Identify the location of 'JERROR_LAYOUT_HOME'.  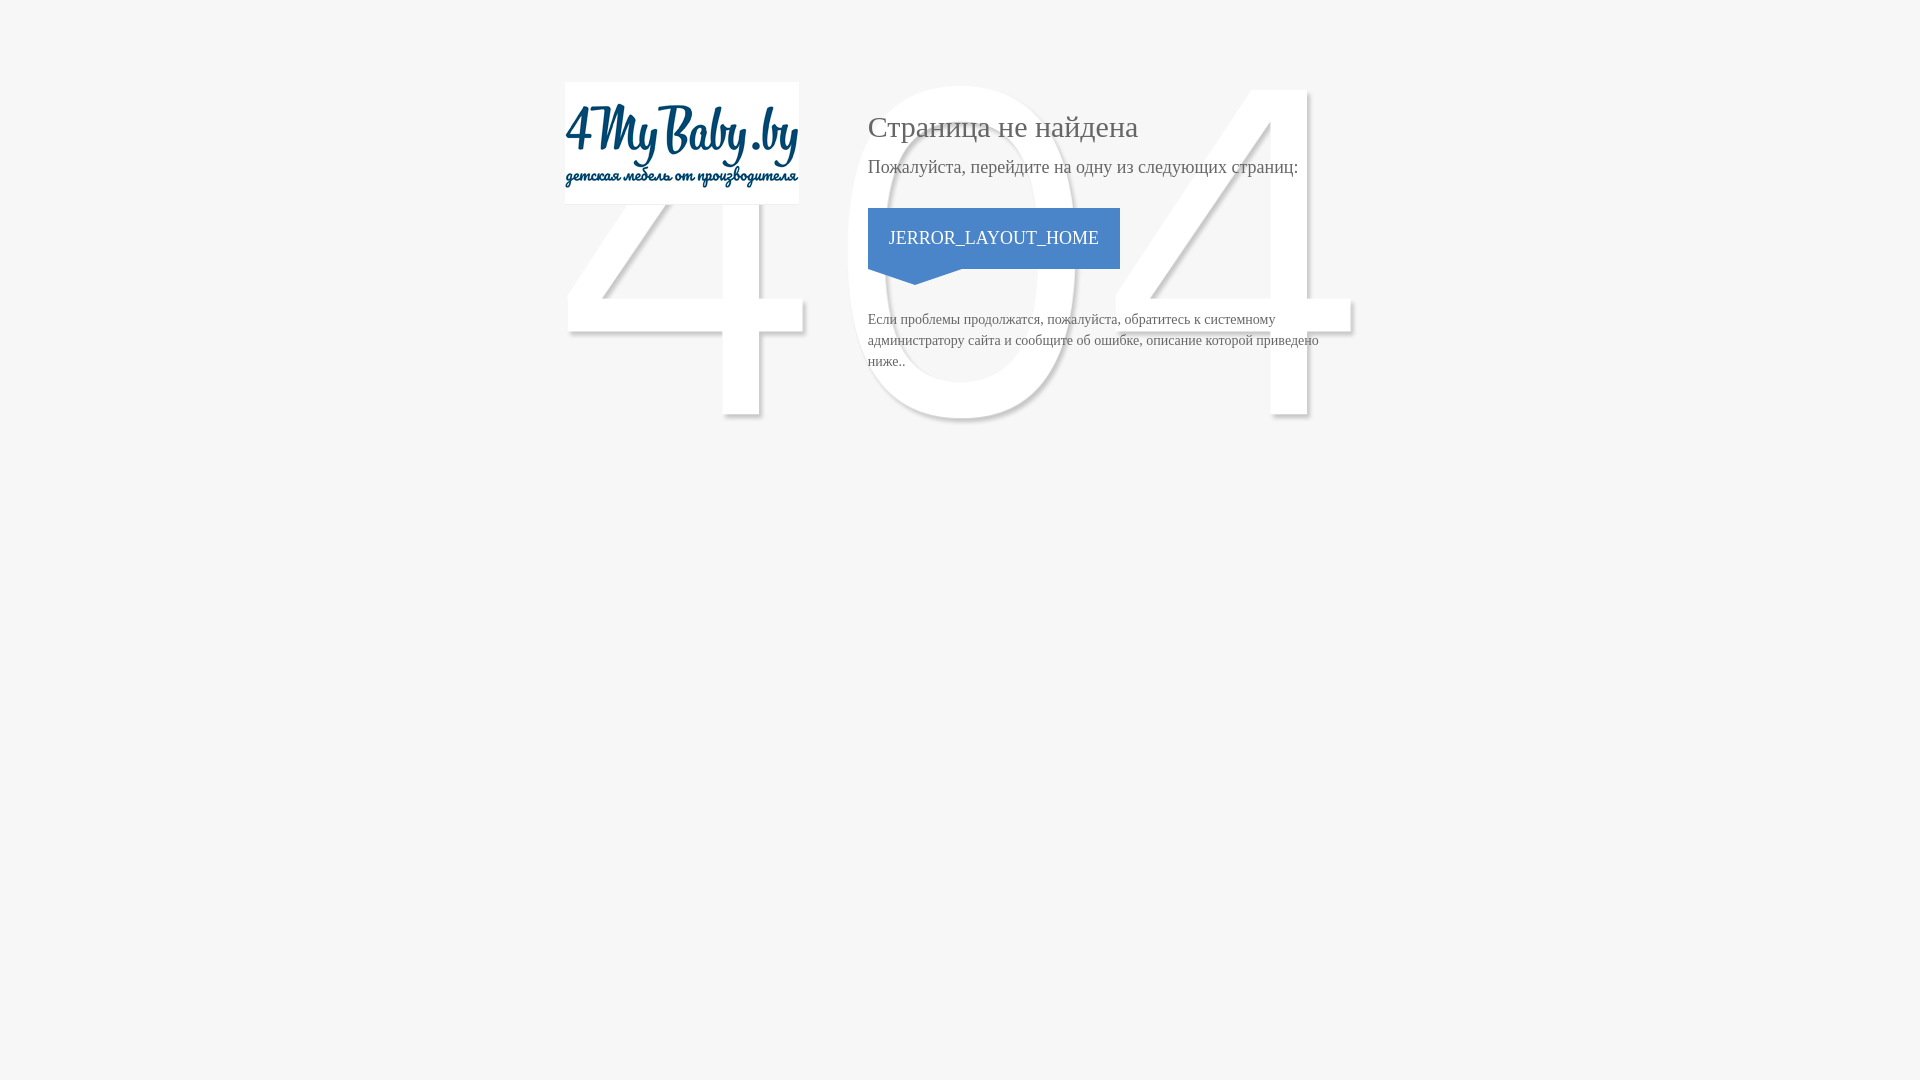
(993, 237).